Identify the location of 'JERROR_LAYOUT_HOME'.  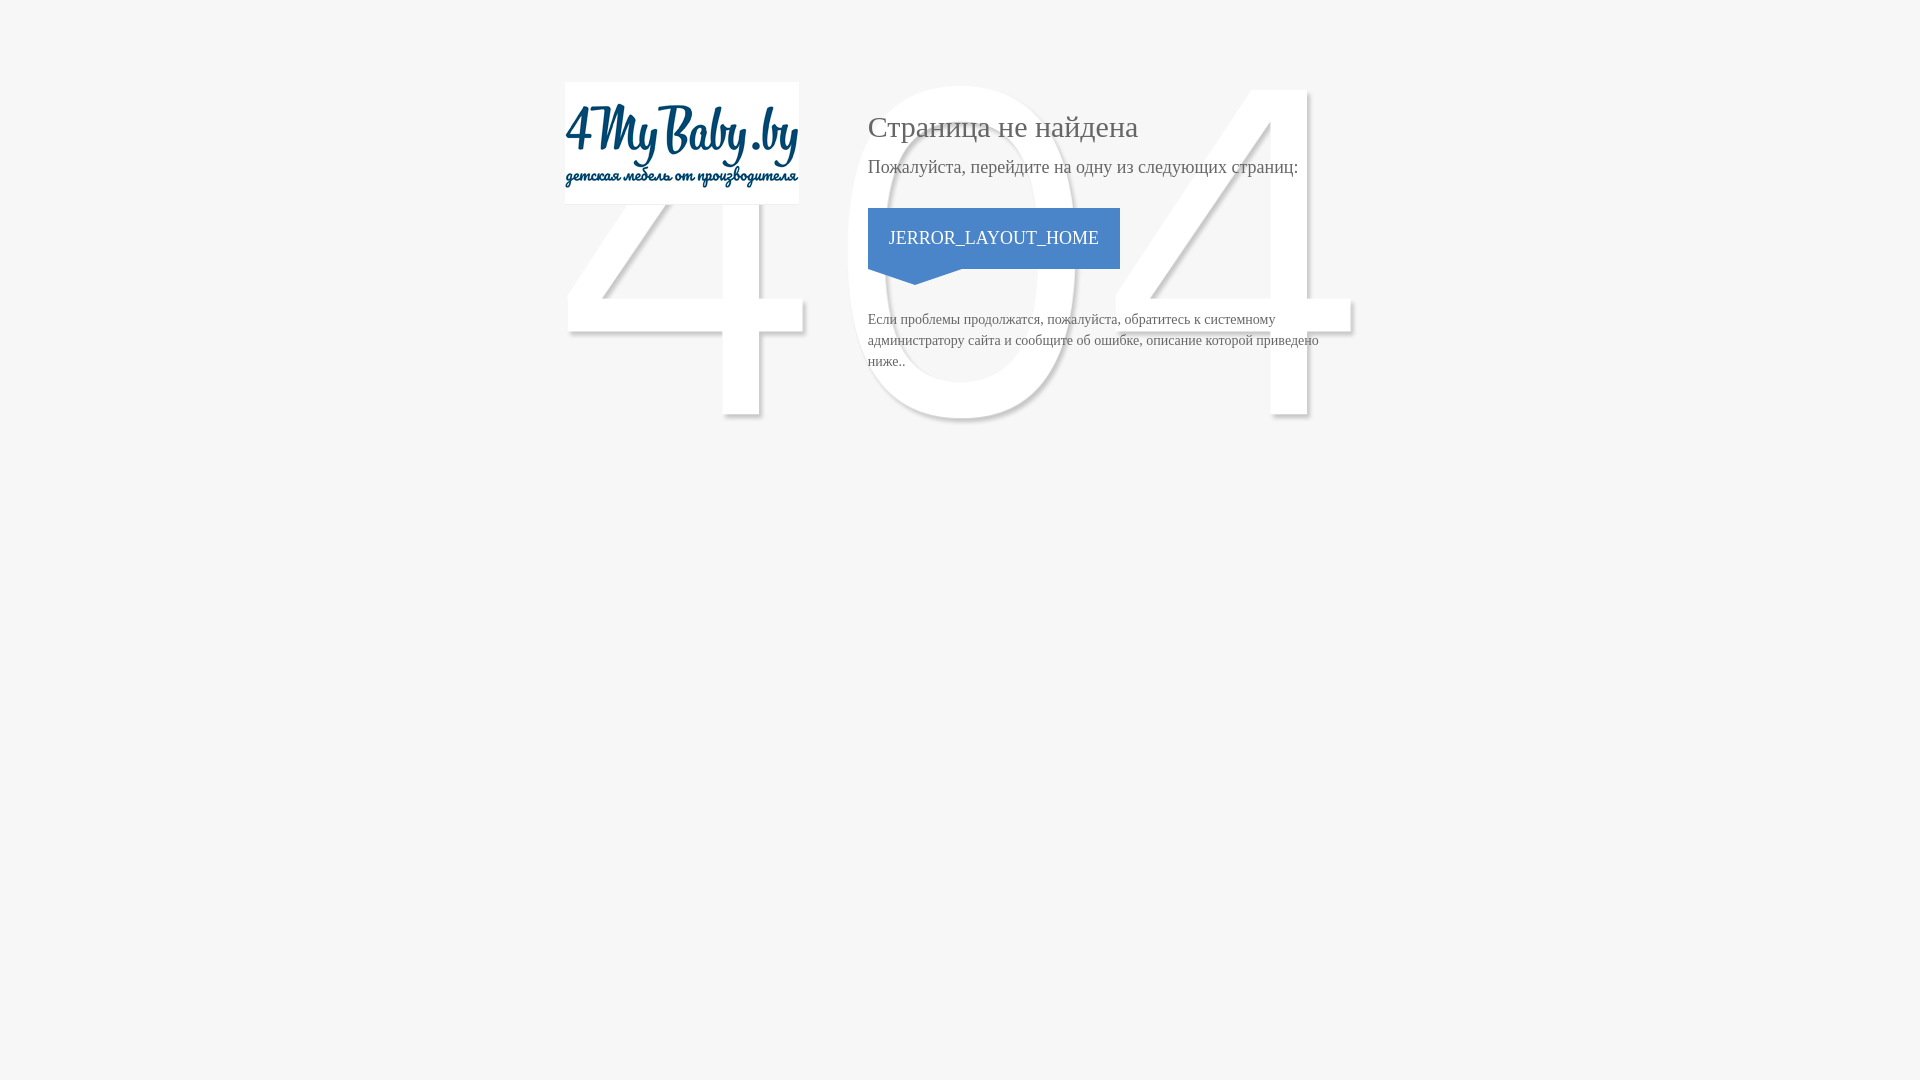
(993, 237).